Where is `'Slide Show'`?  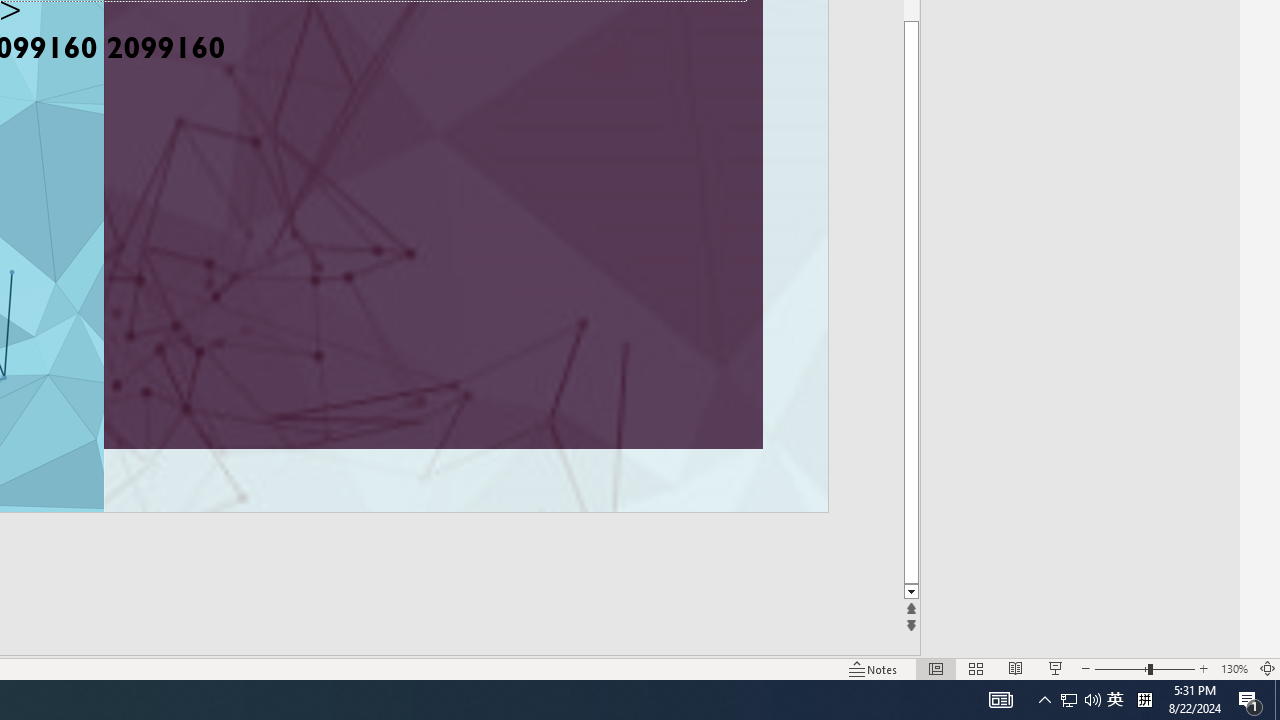 'Slide Show' is located at coordinates (1055, 669).